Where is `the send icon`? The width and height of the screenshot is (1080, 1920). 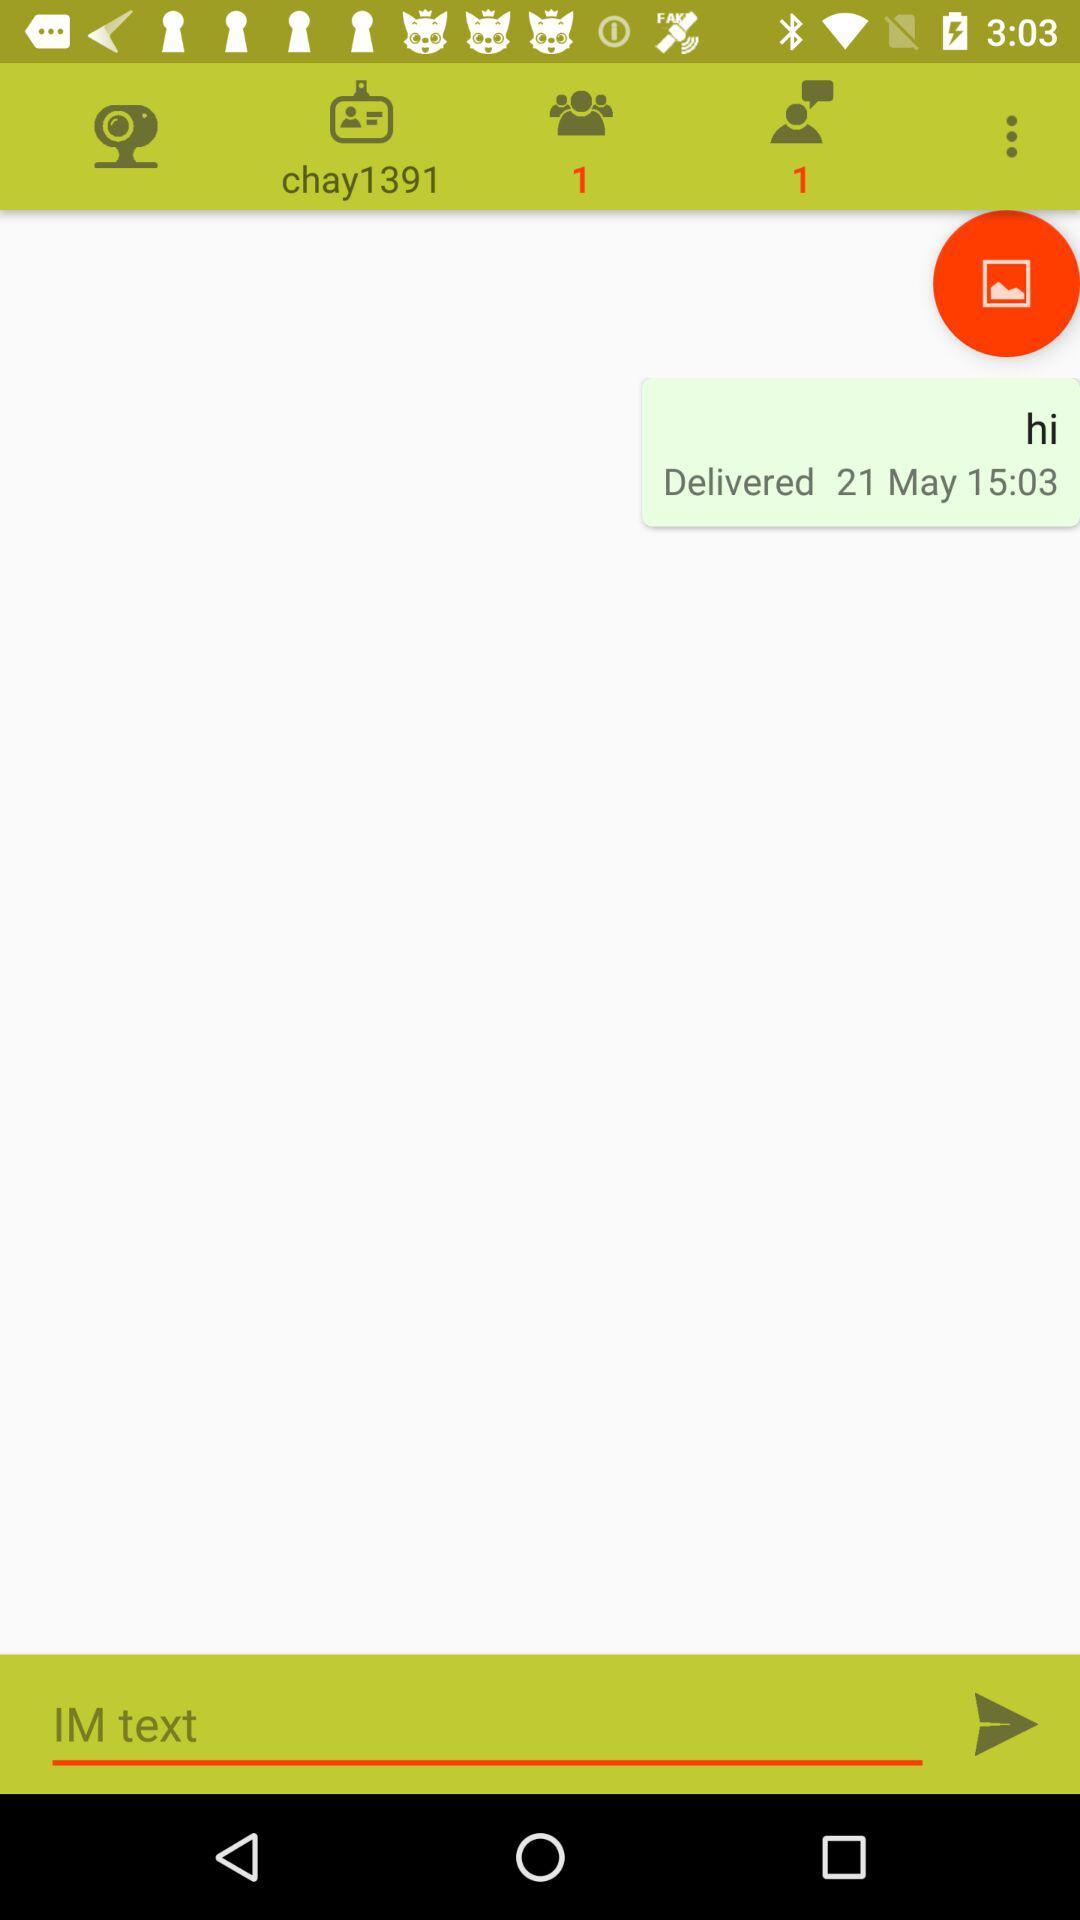
the send icon is located at coordinates (1006, 1723).